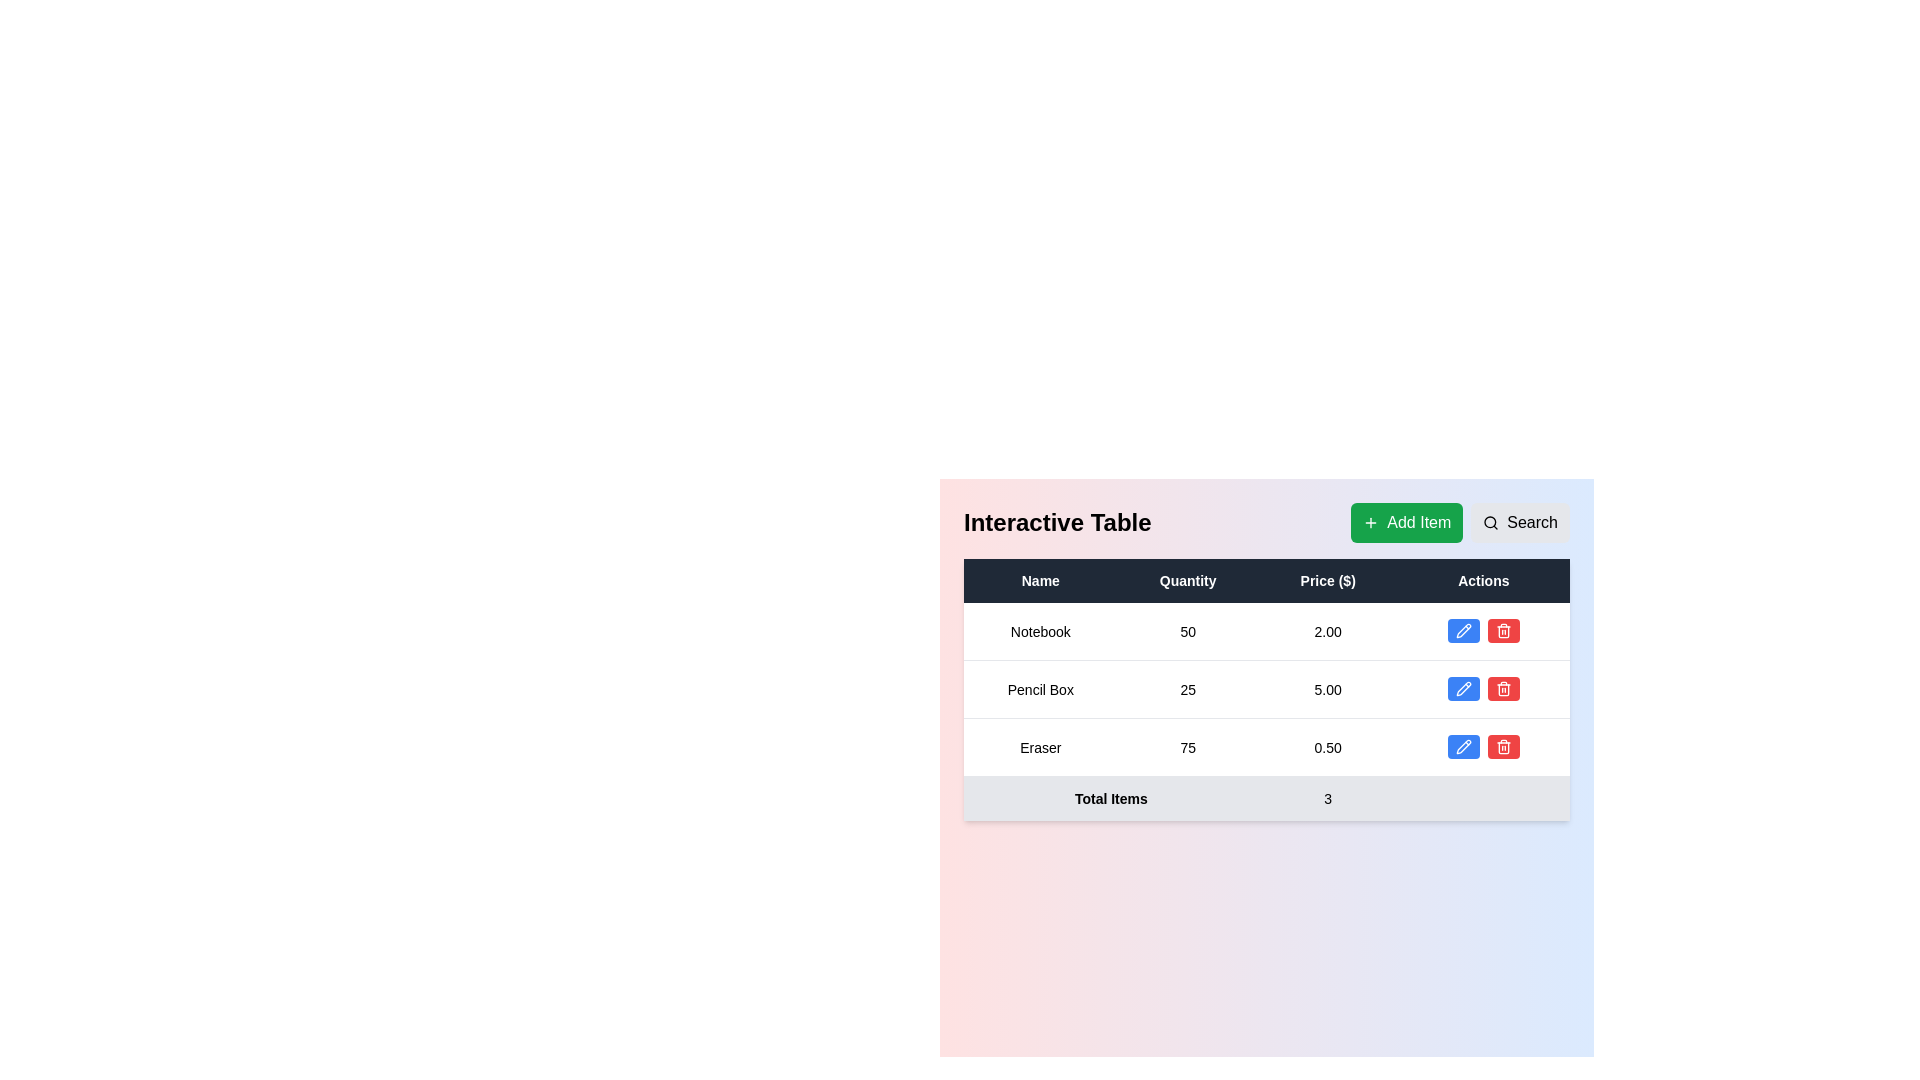 The width and height of the screenshot is (1920, 1080). What do you see at coordinates (1188, 688) in the screenshot?
I see `the static text displaying the quantity of the 'Pencil Box' in the table, which is located in the second row under the 'Quantity' column` at bounding box center [1188, 688].